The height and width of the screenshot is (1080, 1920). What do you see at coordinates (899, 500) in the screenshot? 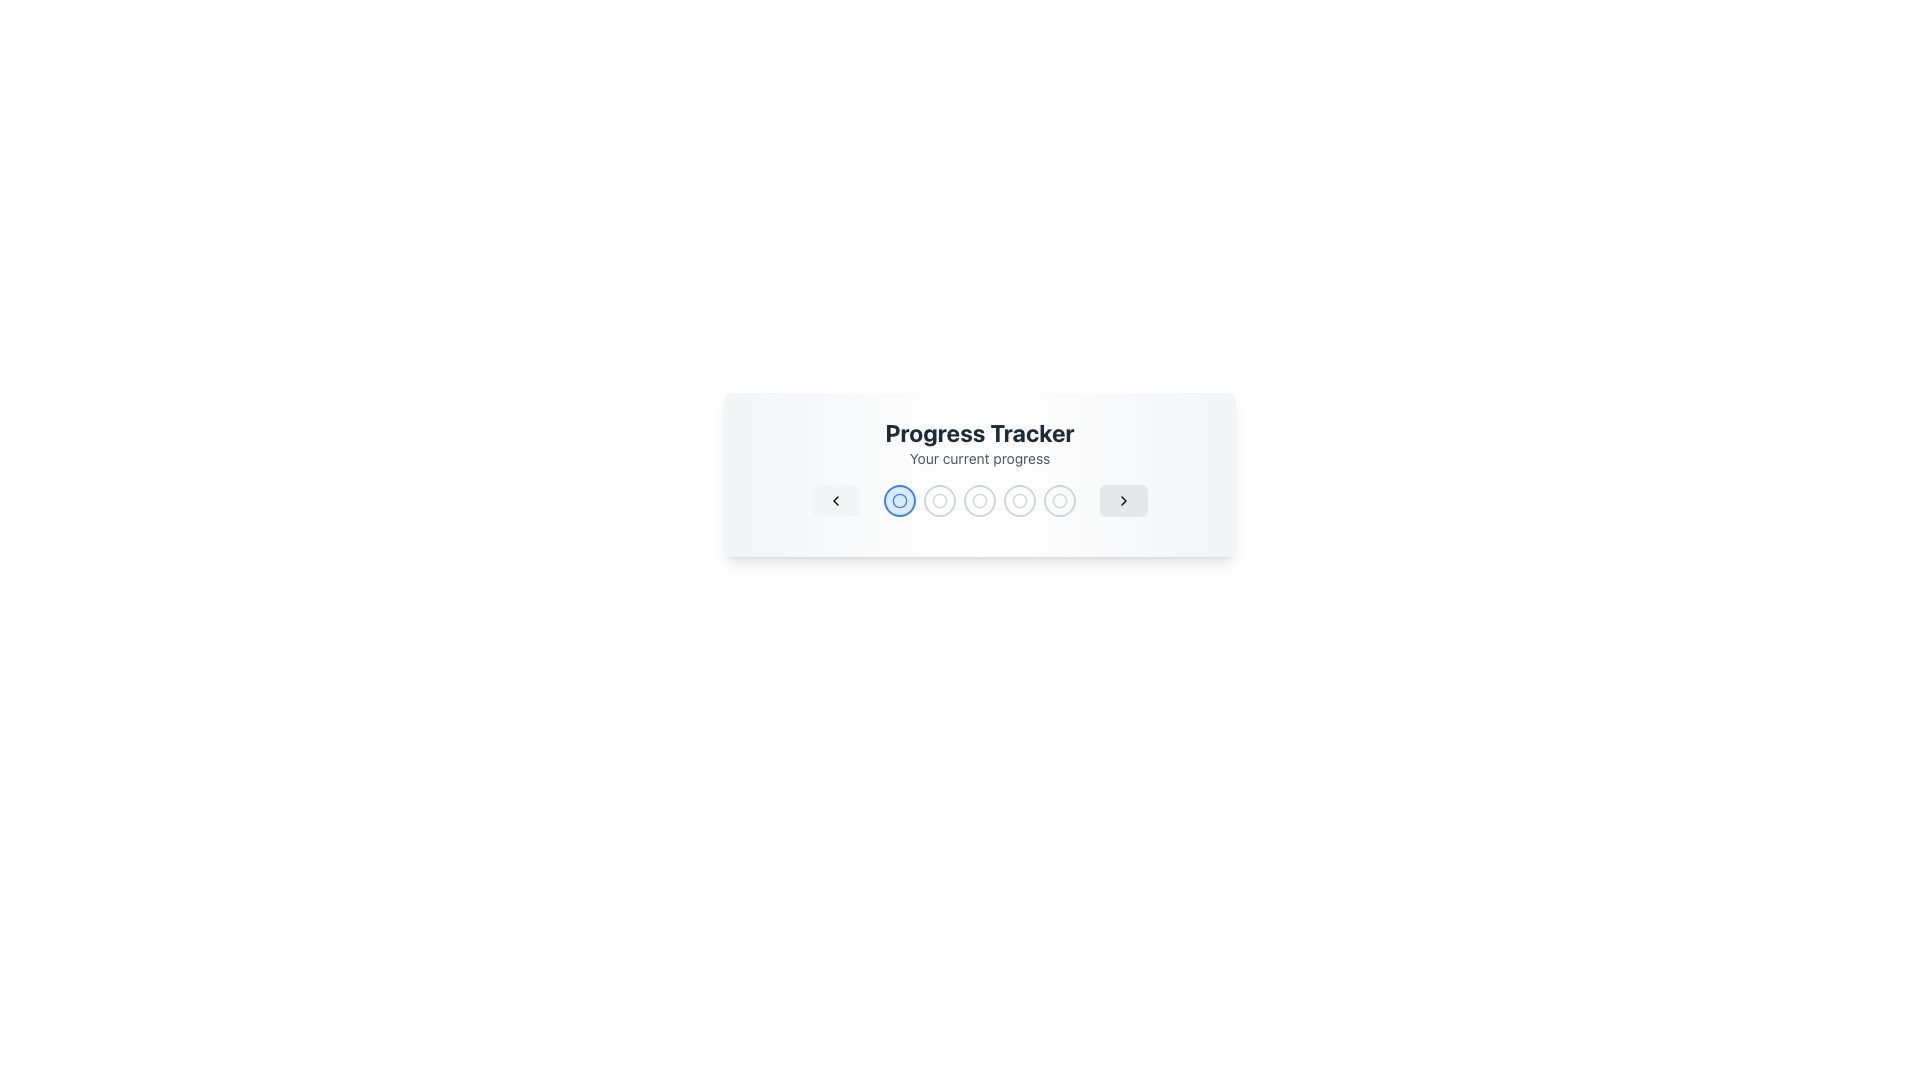
I see `the second circle of the multi-step progress indicator located beneath the text 'Your current progress' to interact with the progress step` at bounding box center [899, 500].